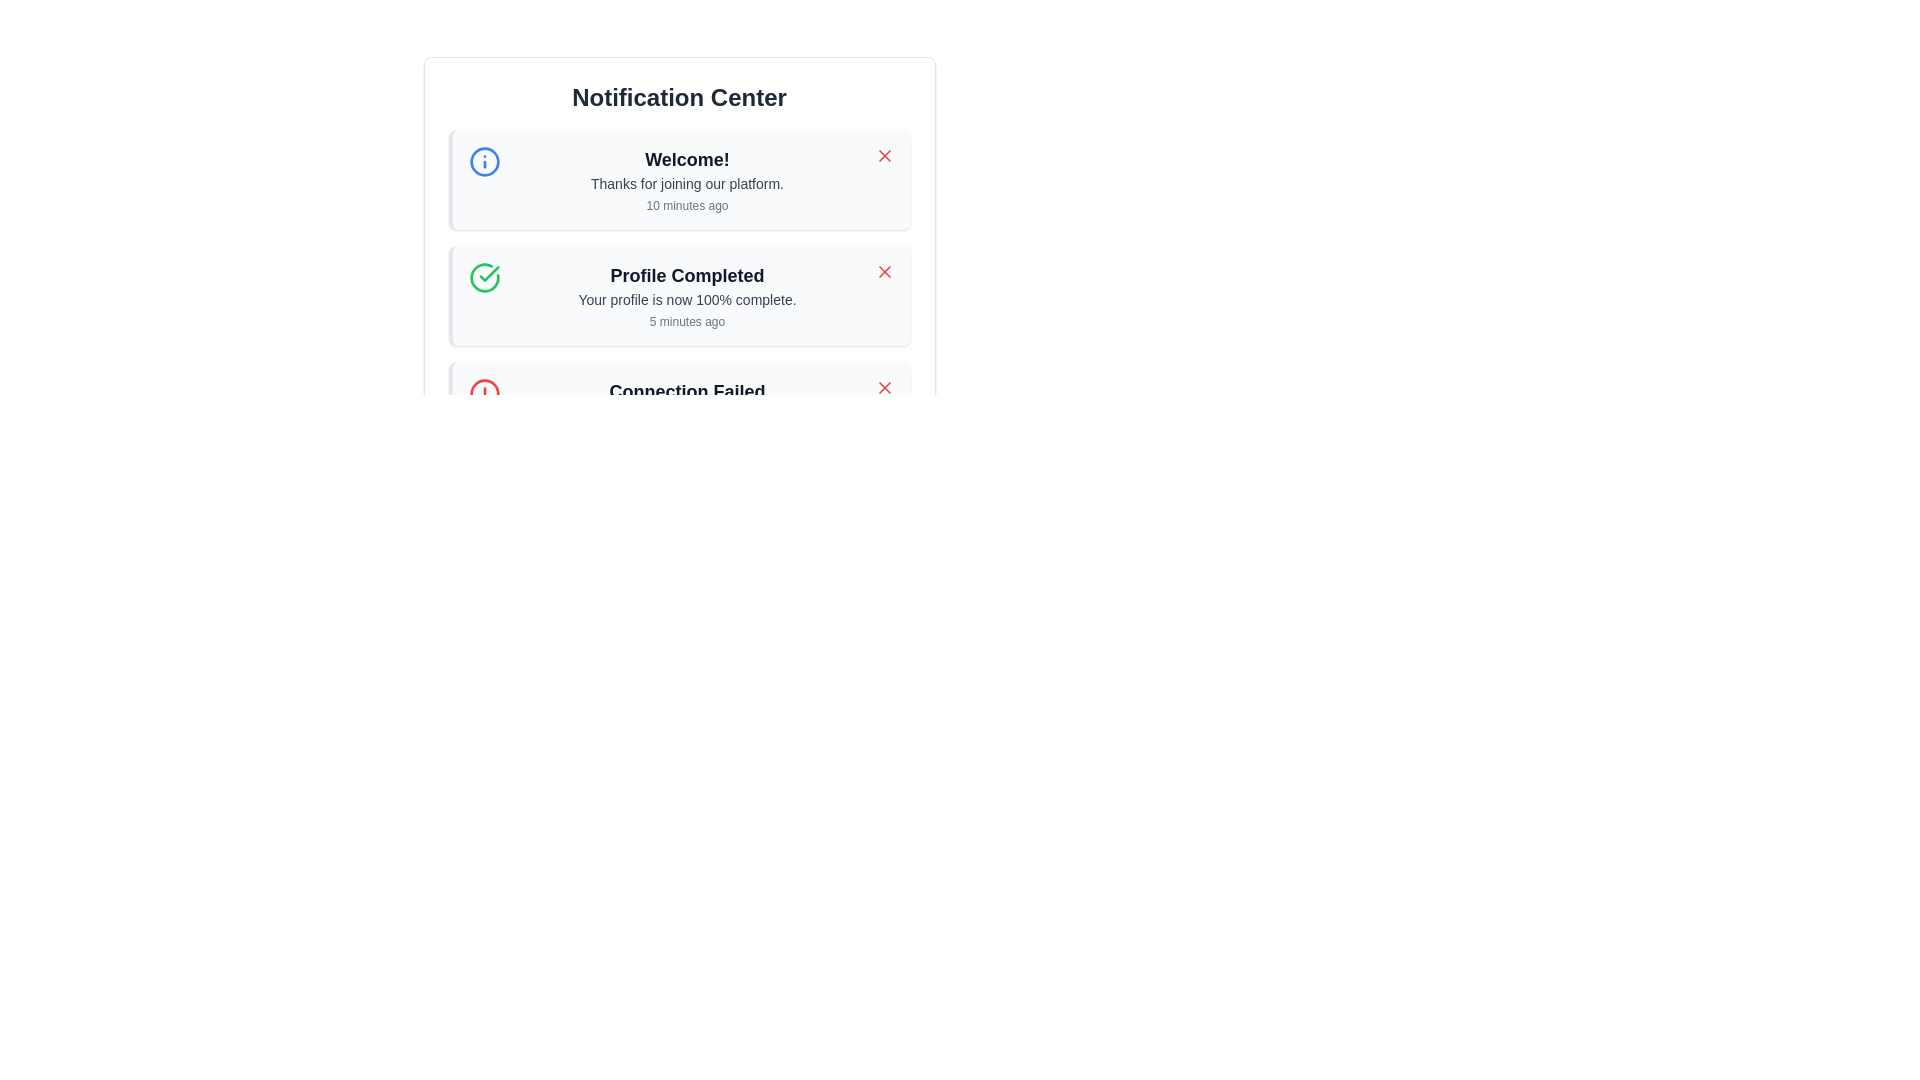 The width and height of the screenshot is (1920, 1080). What do you see at coordinates (484, 161) in the screenshot?
I see `the circular blue icon with an informational symbol ('i') located at the left side of the first notification card, adjacent to the message 'Welcome! Thanks for joining our platform.'` at bounding box center [484, 161].